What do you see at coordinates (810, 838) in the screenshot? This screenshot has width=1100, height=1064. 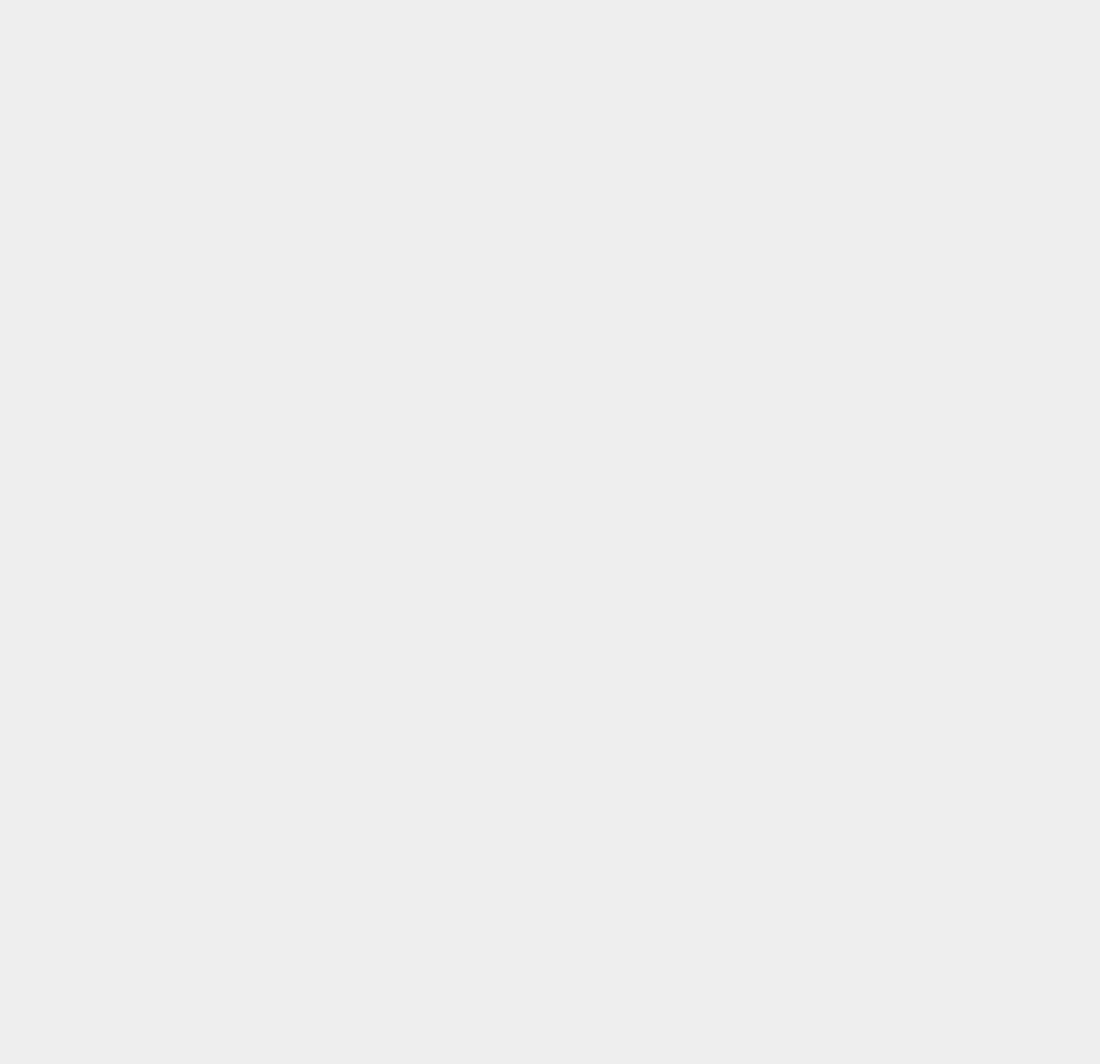 I see `'macOS 11'` at bounding box center [810, 838].